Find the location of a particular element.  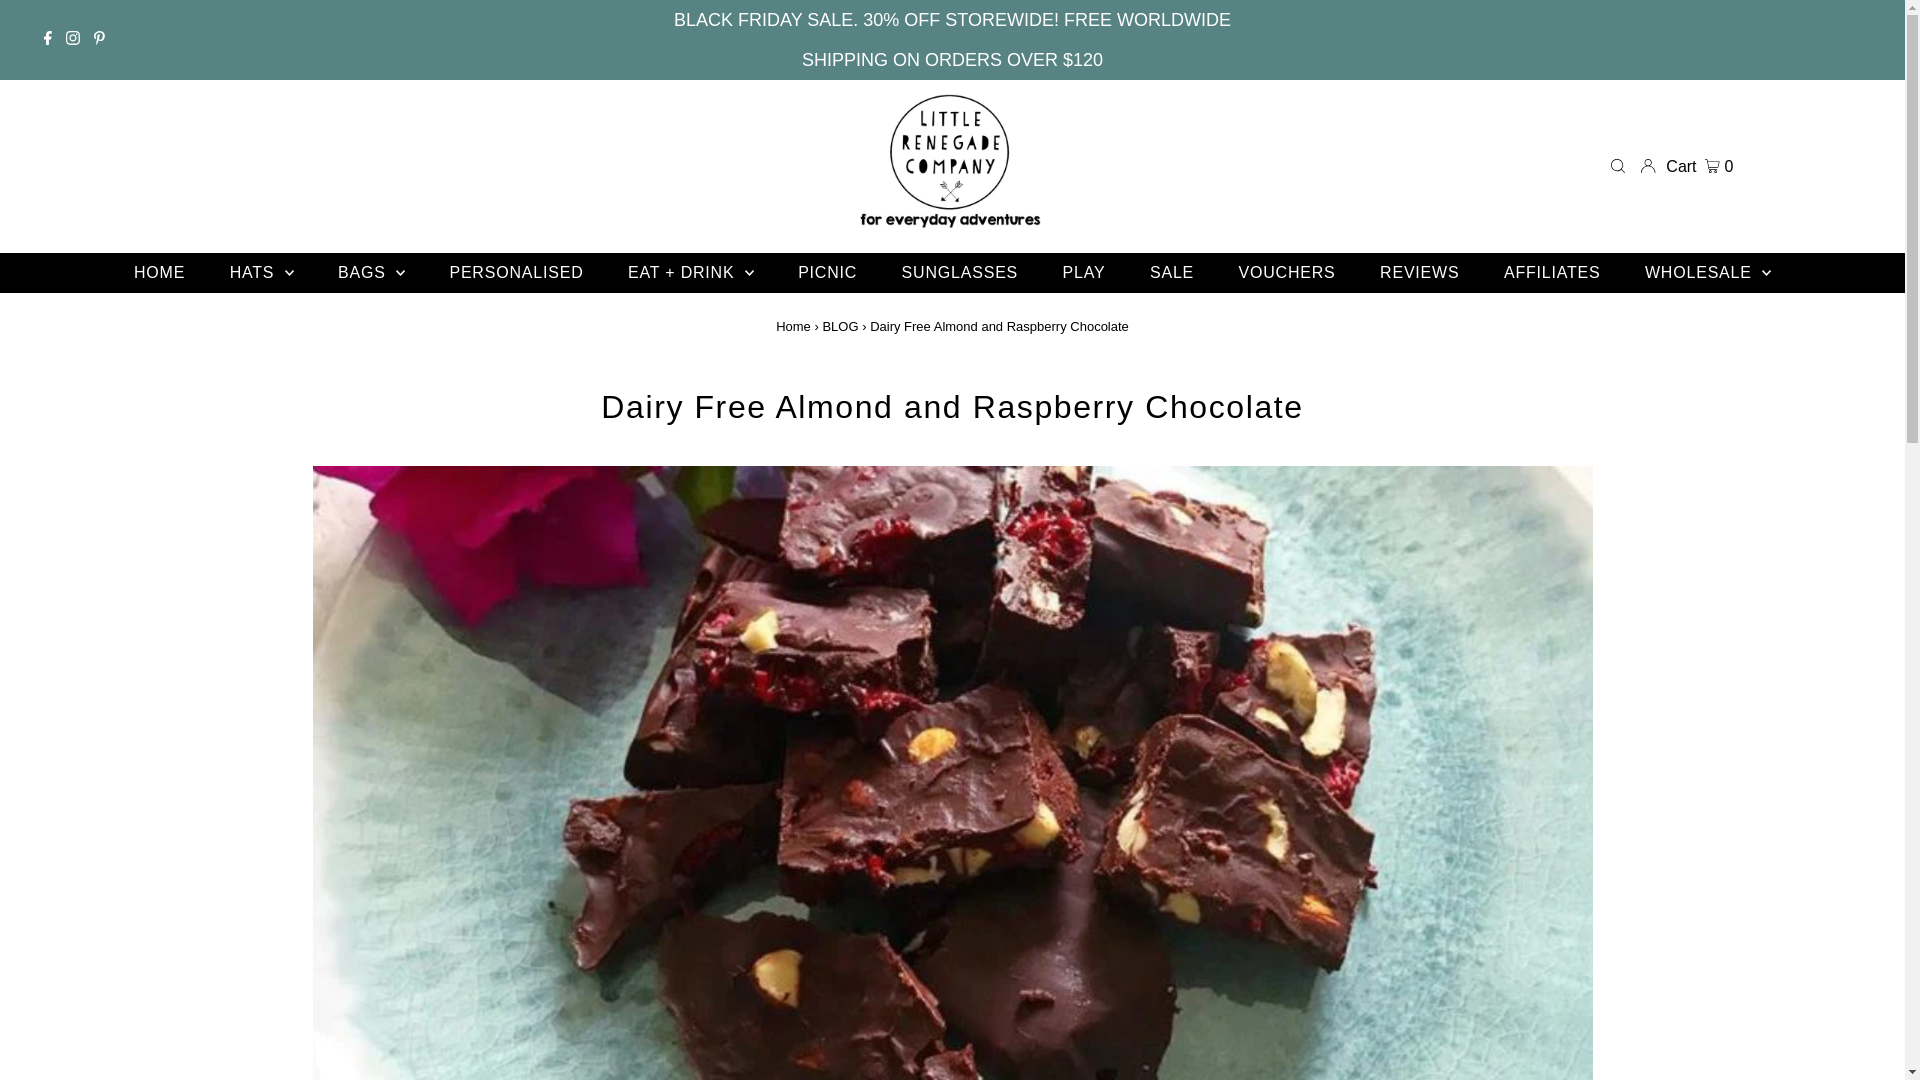

'HOME' is located at coordinates (113, 273).